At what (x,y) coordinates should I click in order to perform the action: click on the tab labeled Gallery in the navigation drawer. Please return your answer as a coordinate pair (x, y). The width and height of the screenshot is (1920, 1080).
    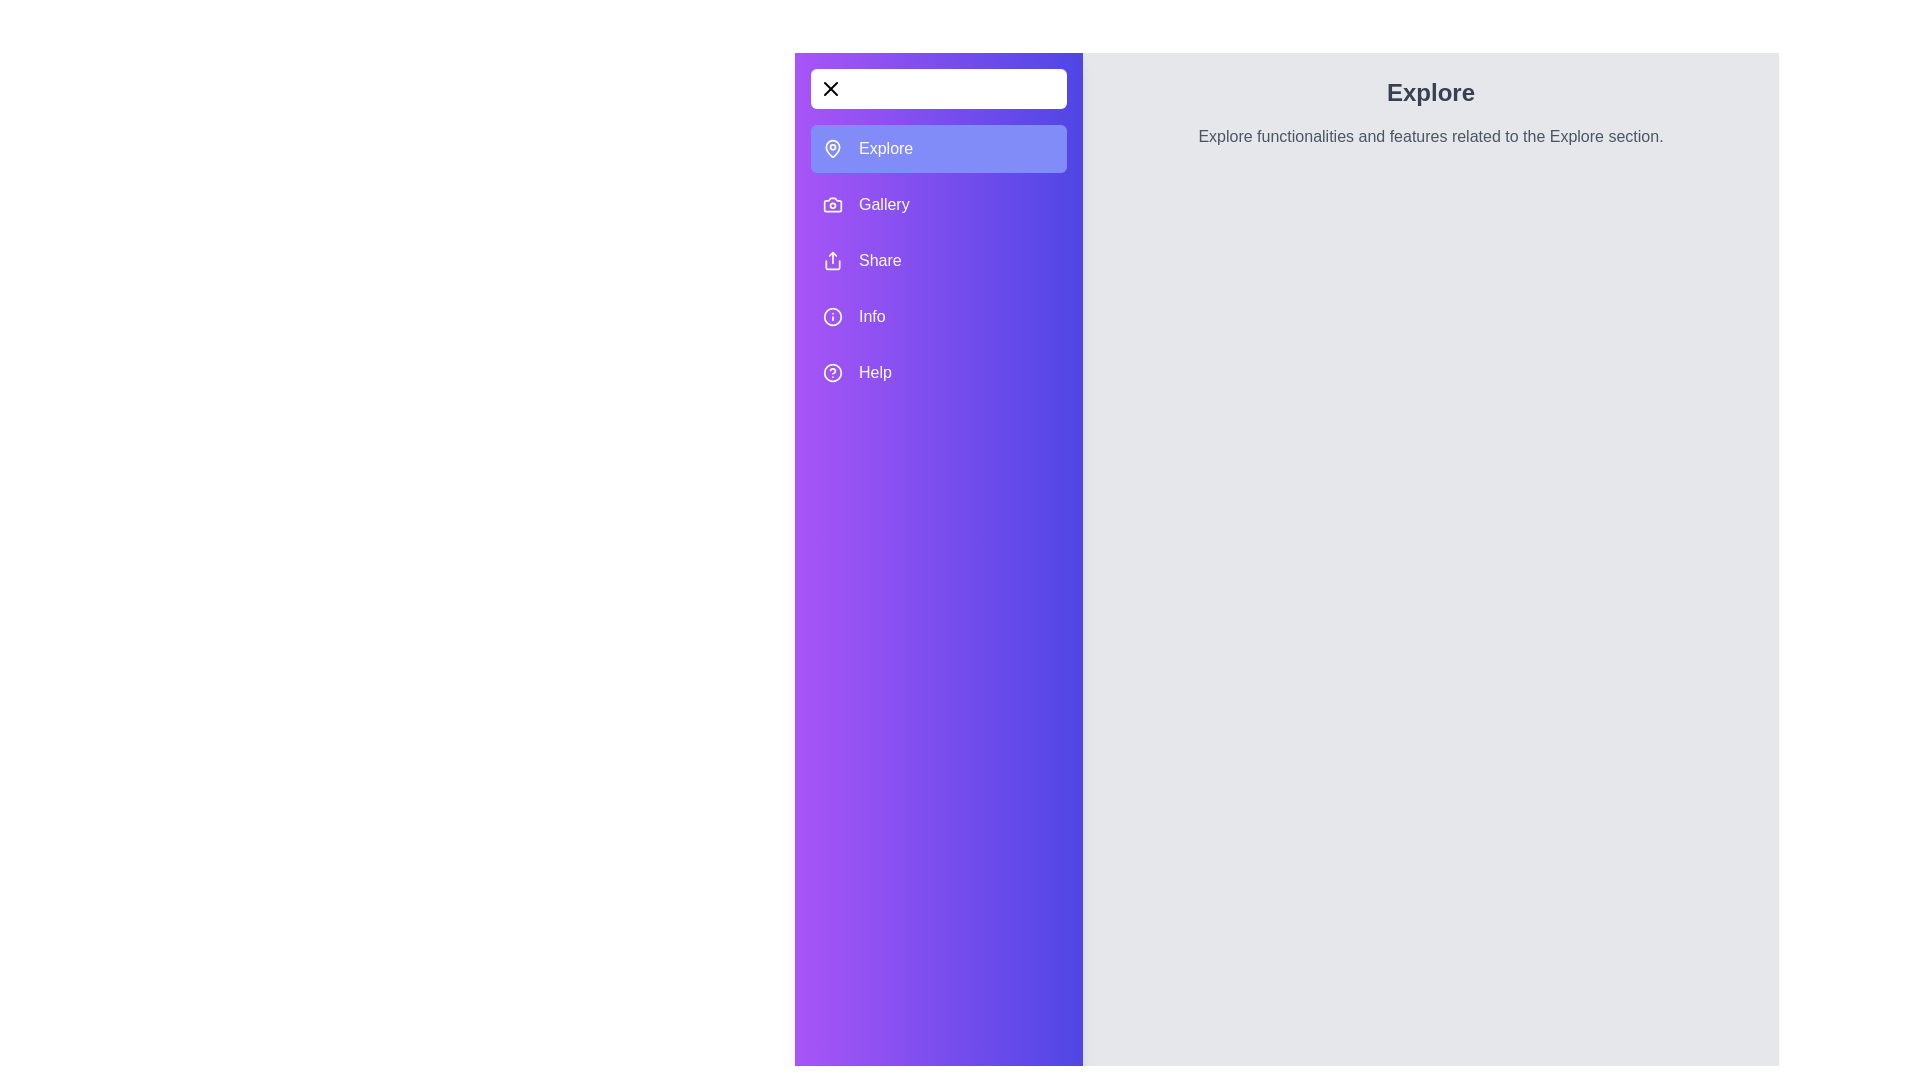
    Looking at the image, I should click on (938, 204).